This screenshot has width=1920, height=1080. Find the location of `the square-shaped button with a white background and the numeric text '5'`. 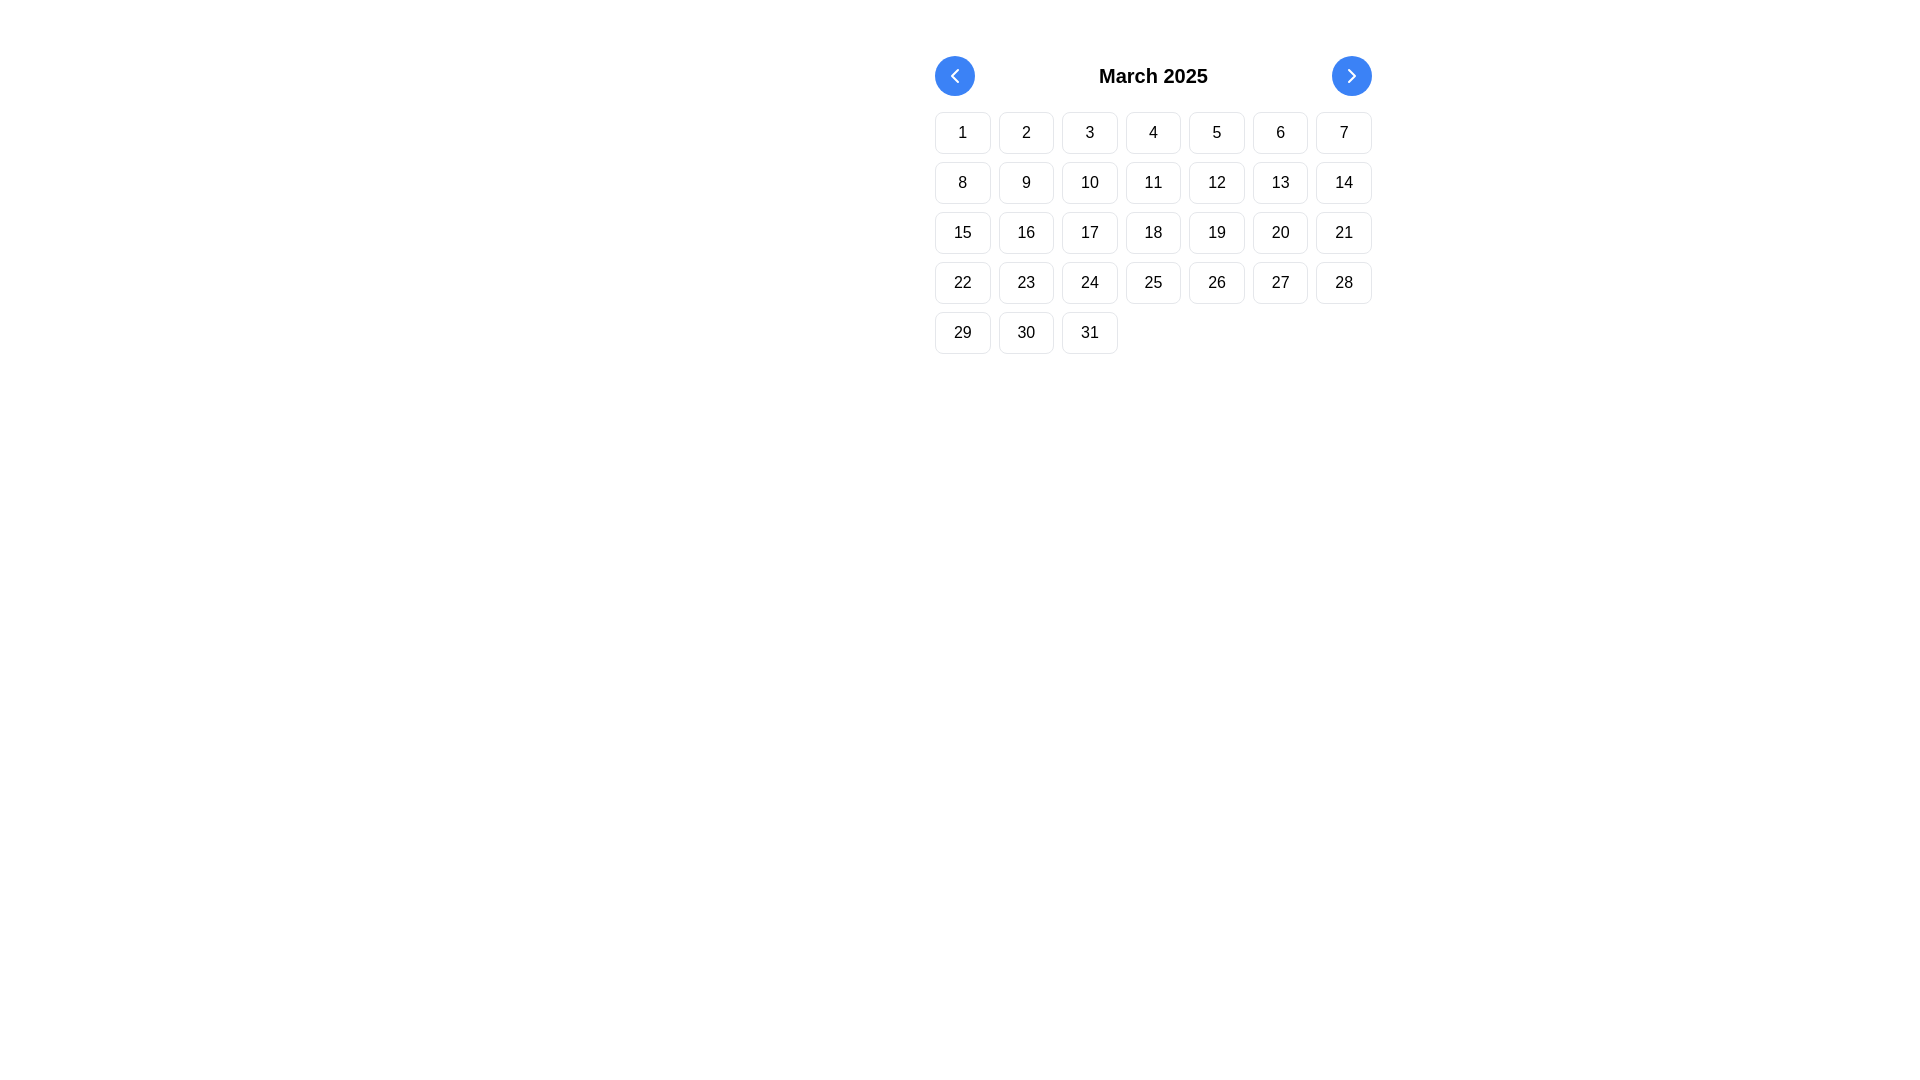

the square-shaped button with a white background and the numeric text '5' is located at coordinates (1216, 132).